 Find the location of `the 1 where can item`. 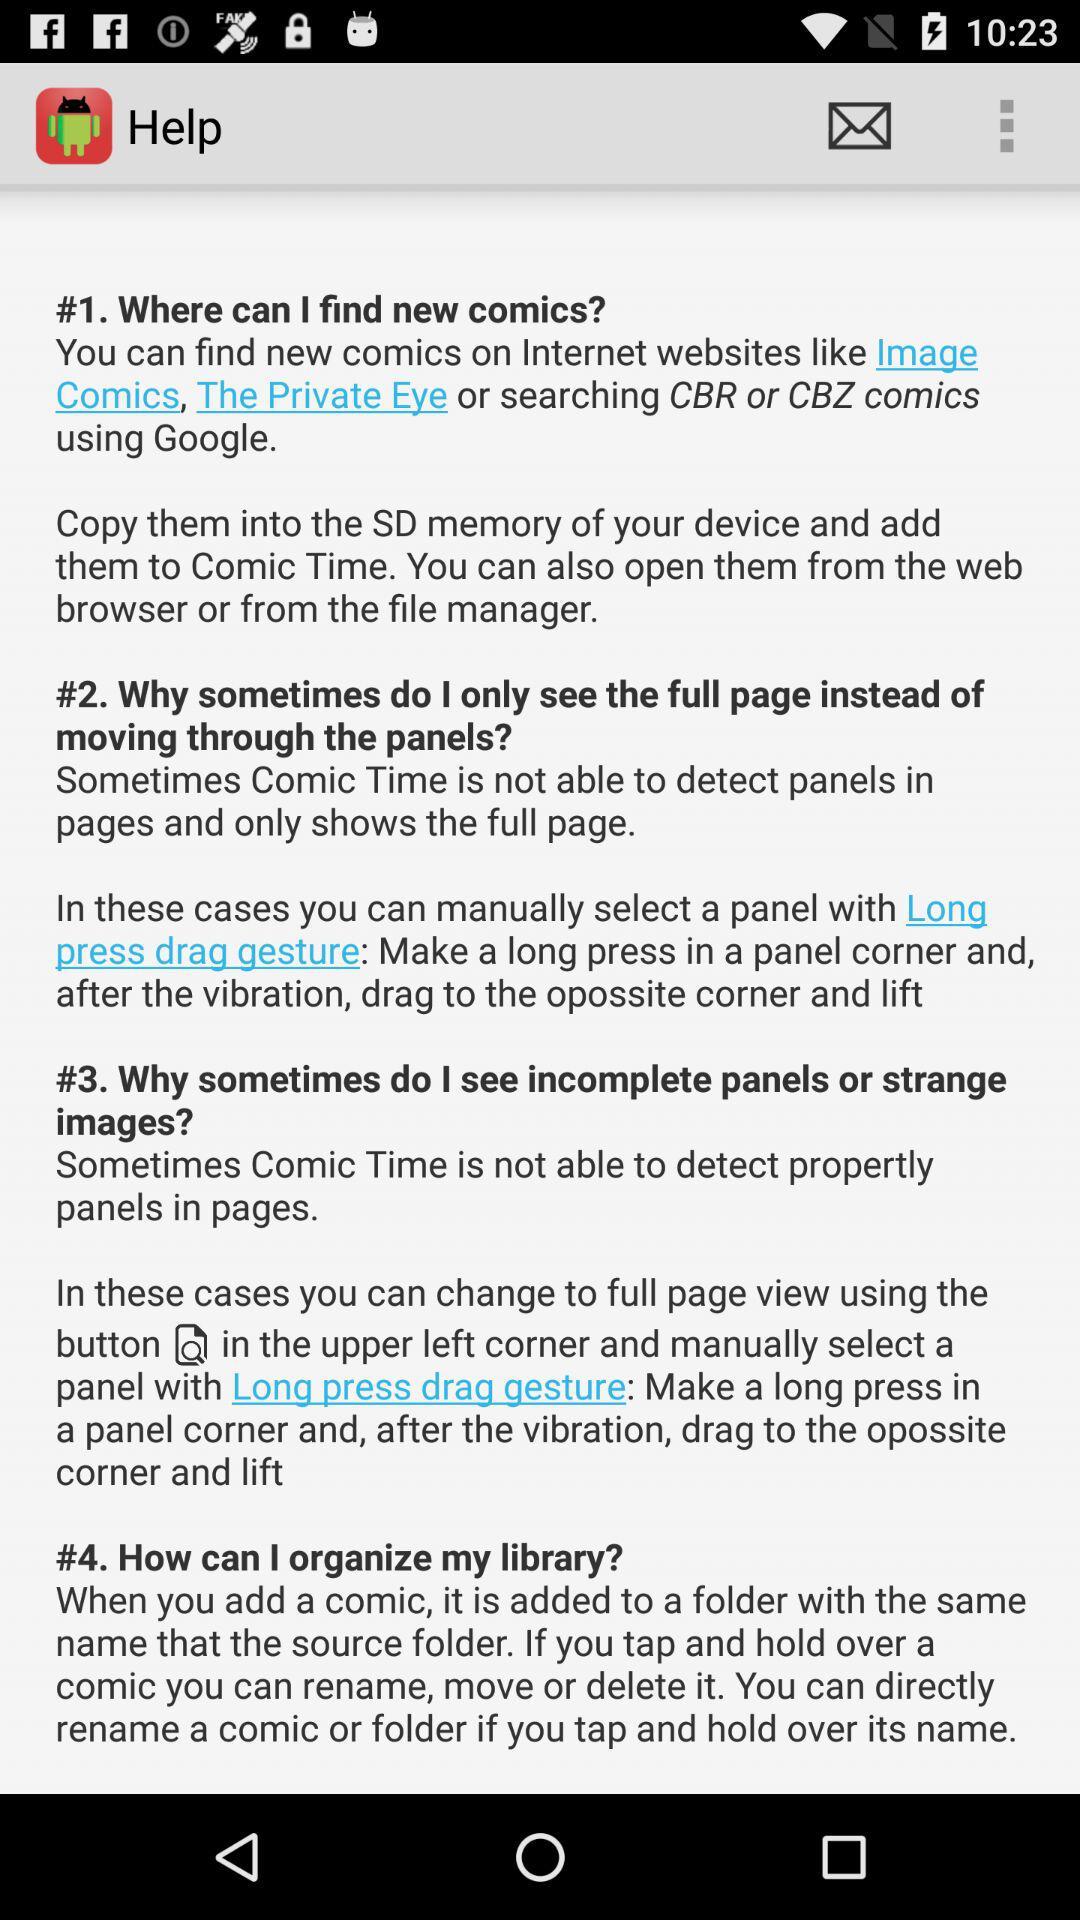

the 1 where can item is located at coordinates (546, 1017).